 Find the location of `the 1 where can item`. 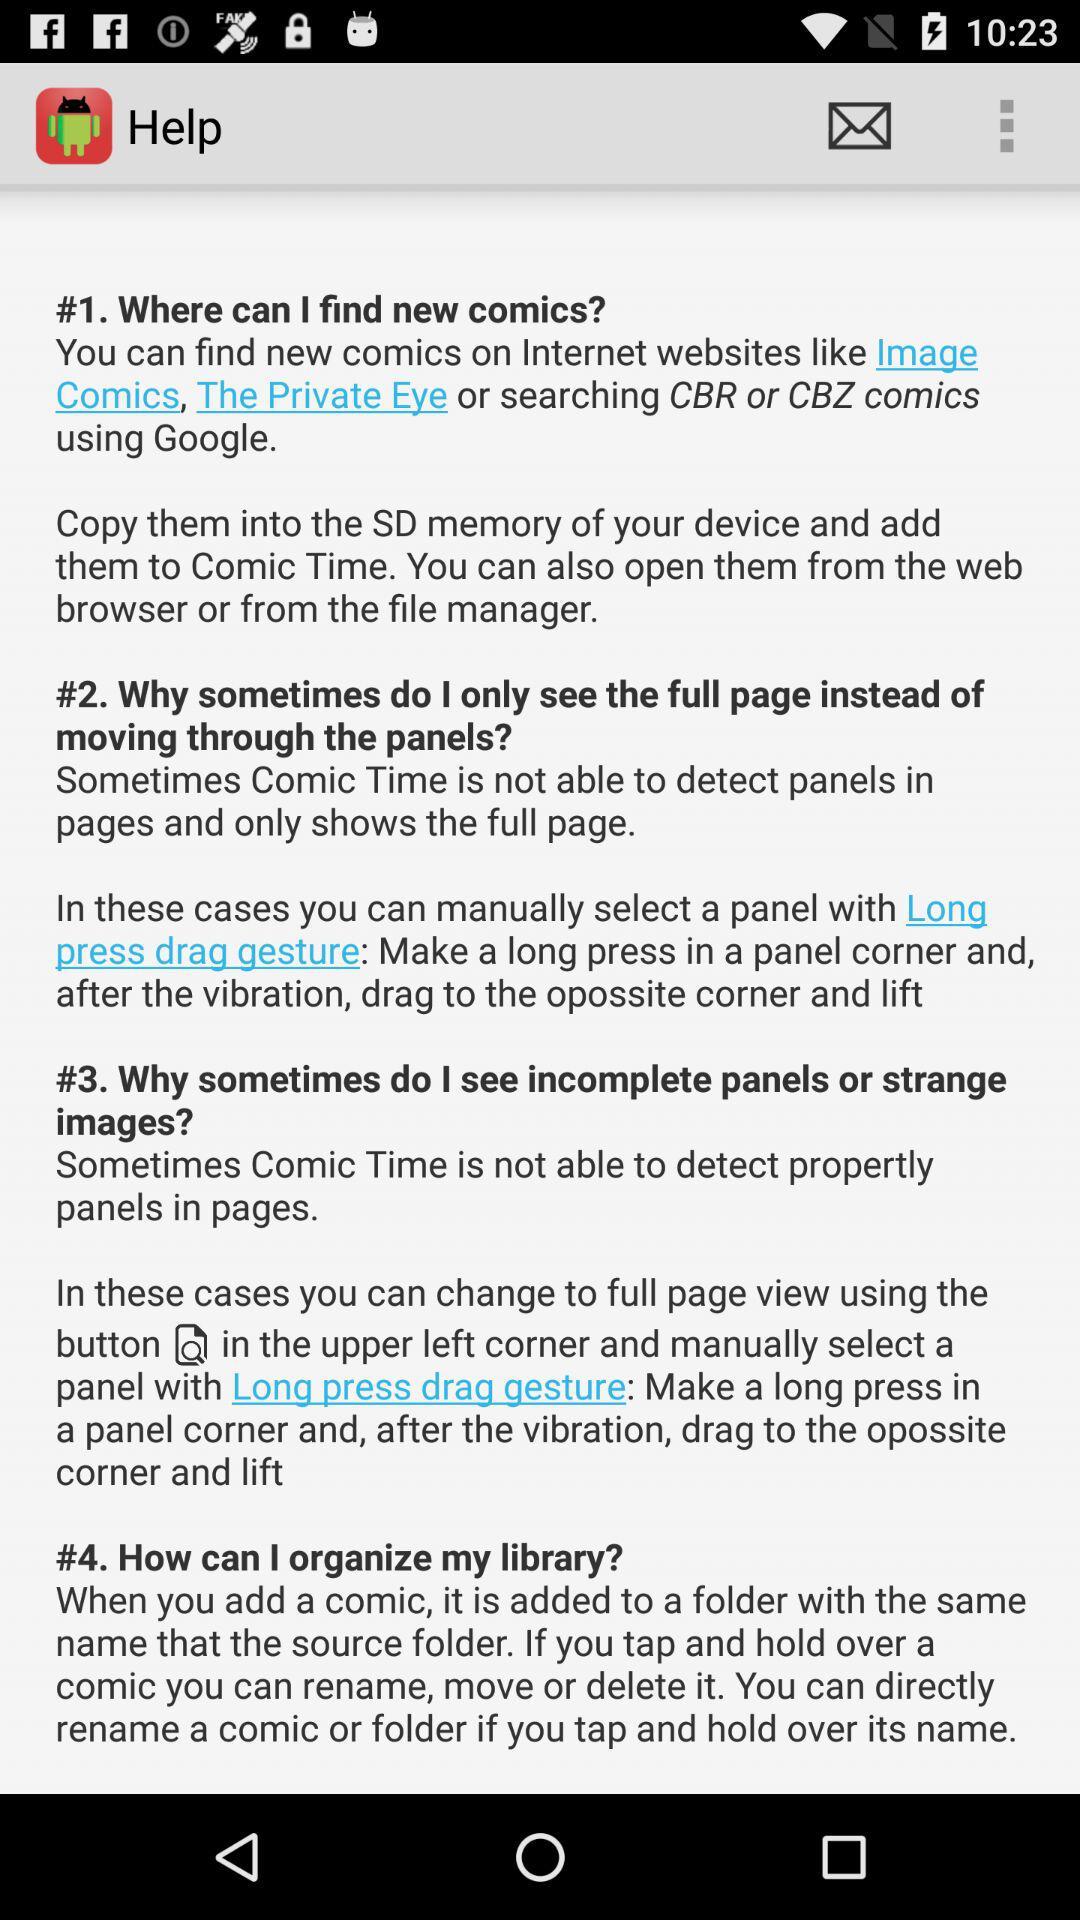

the 1 where can item is located at coordinates (546, 1017).